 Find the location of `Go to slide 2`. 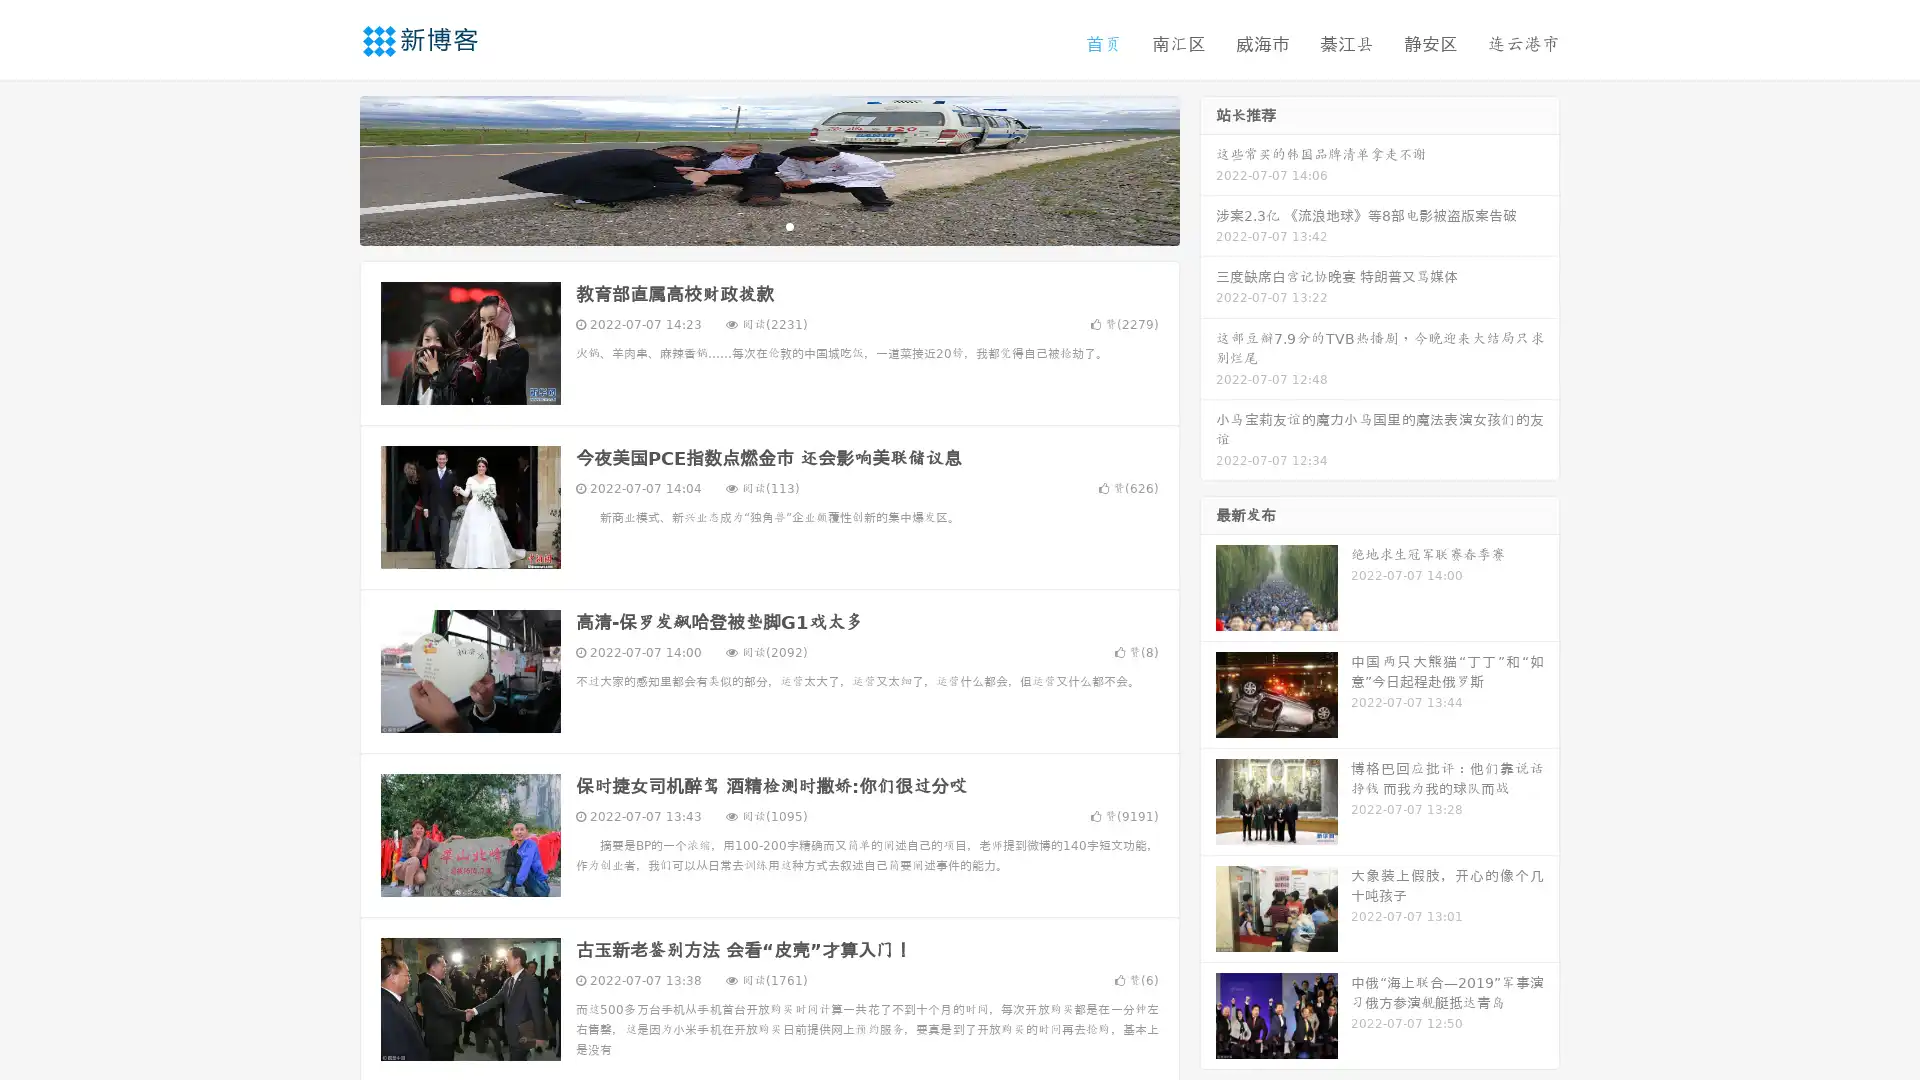

Go to slide 2 is located at coordinates (768, 225).